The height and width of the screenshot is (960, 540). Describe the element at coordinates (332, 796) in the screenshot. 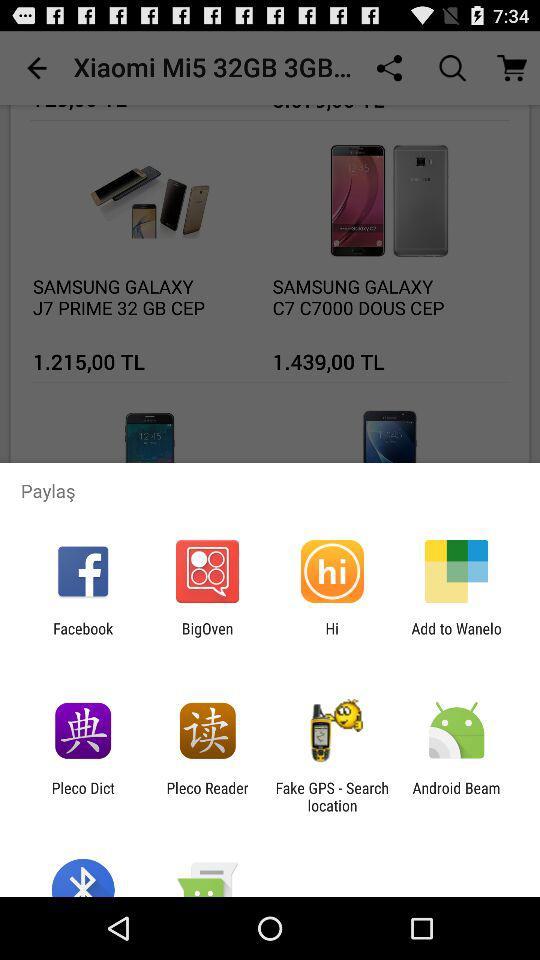

I see `the app to the left of the android beam app` at that location.